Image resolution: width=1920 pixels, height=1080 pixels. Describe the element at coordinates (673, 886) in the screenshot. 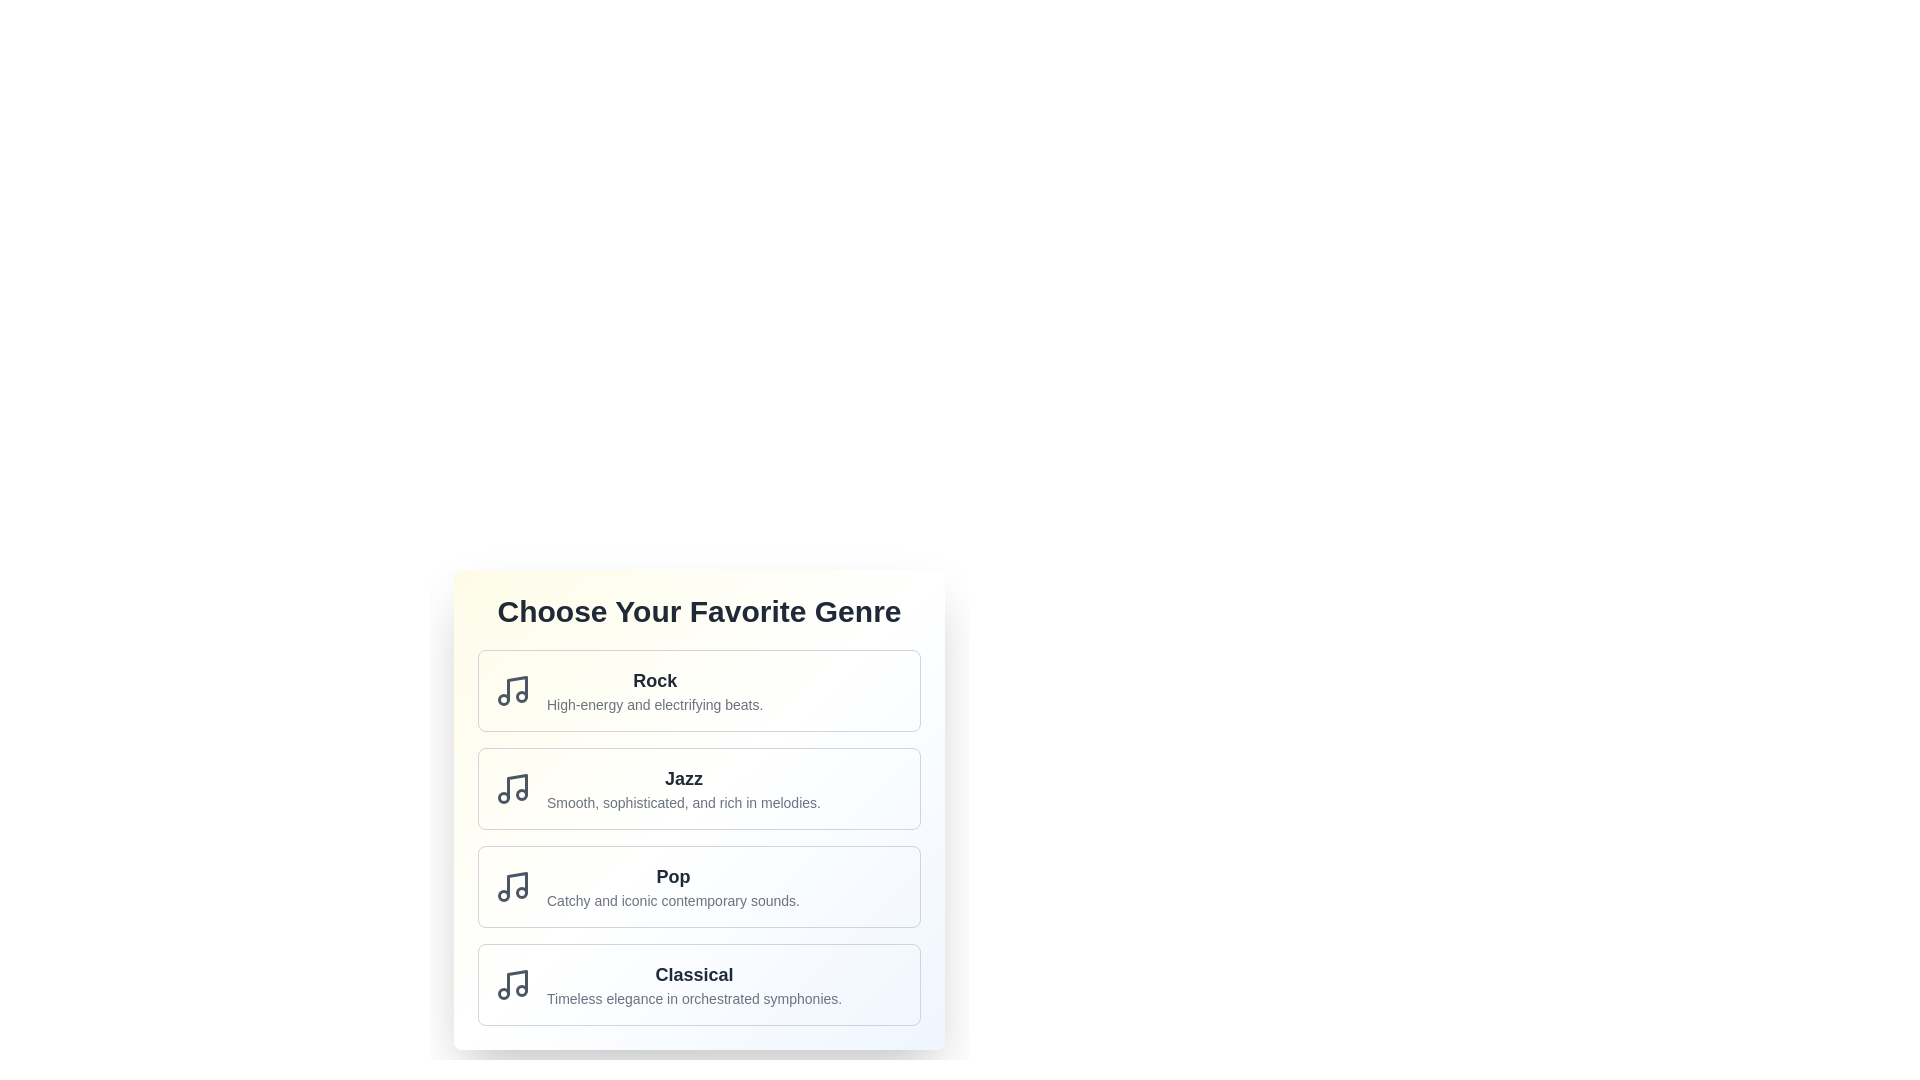

I see `the 'Pop' music genre label located in the third row of the music genres list under 'Choose Your Favorite Genre', which is positioned between 'Jazz' and 'Classical'` at that location.